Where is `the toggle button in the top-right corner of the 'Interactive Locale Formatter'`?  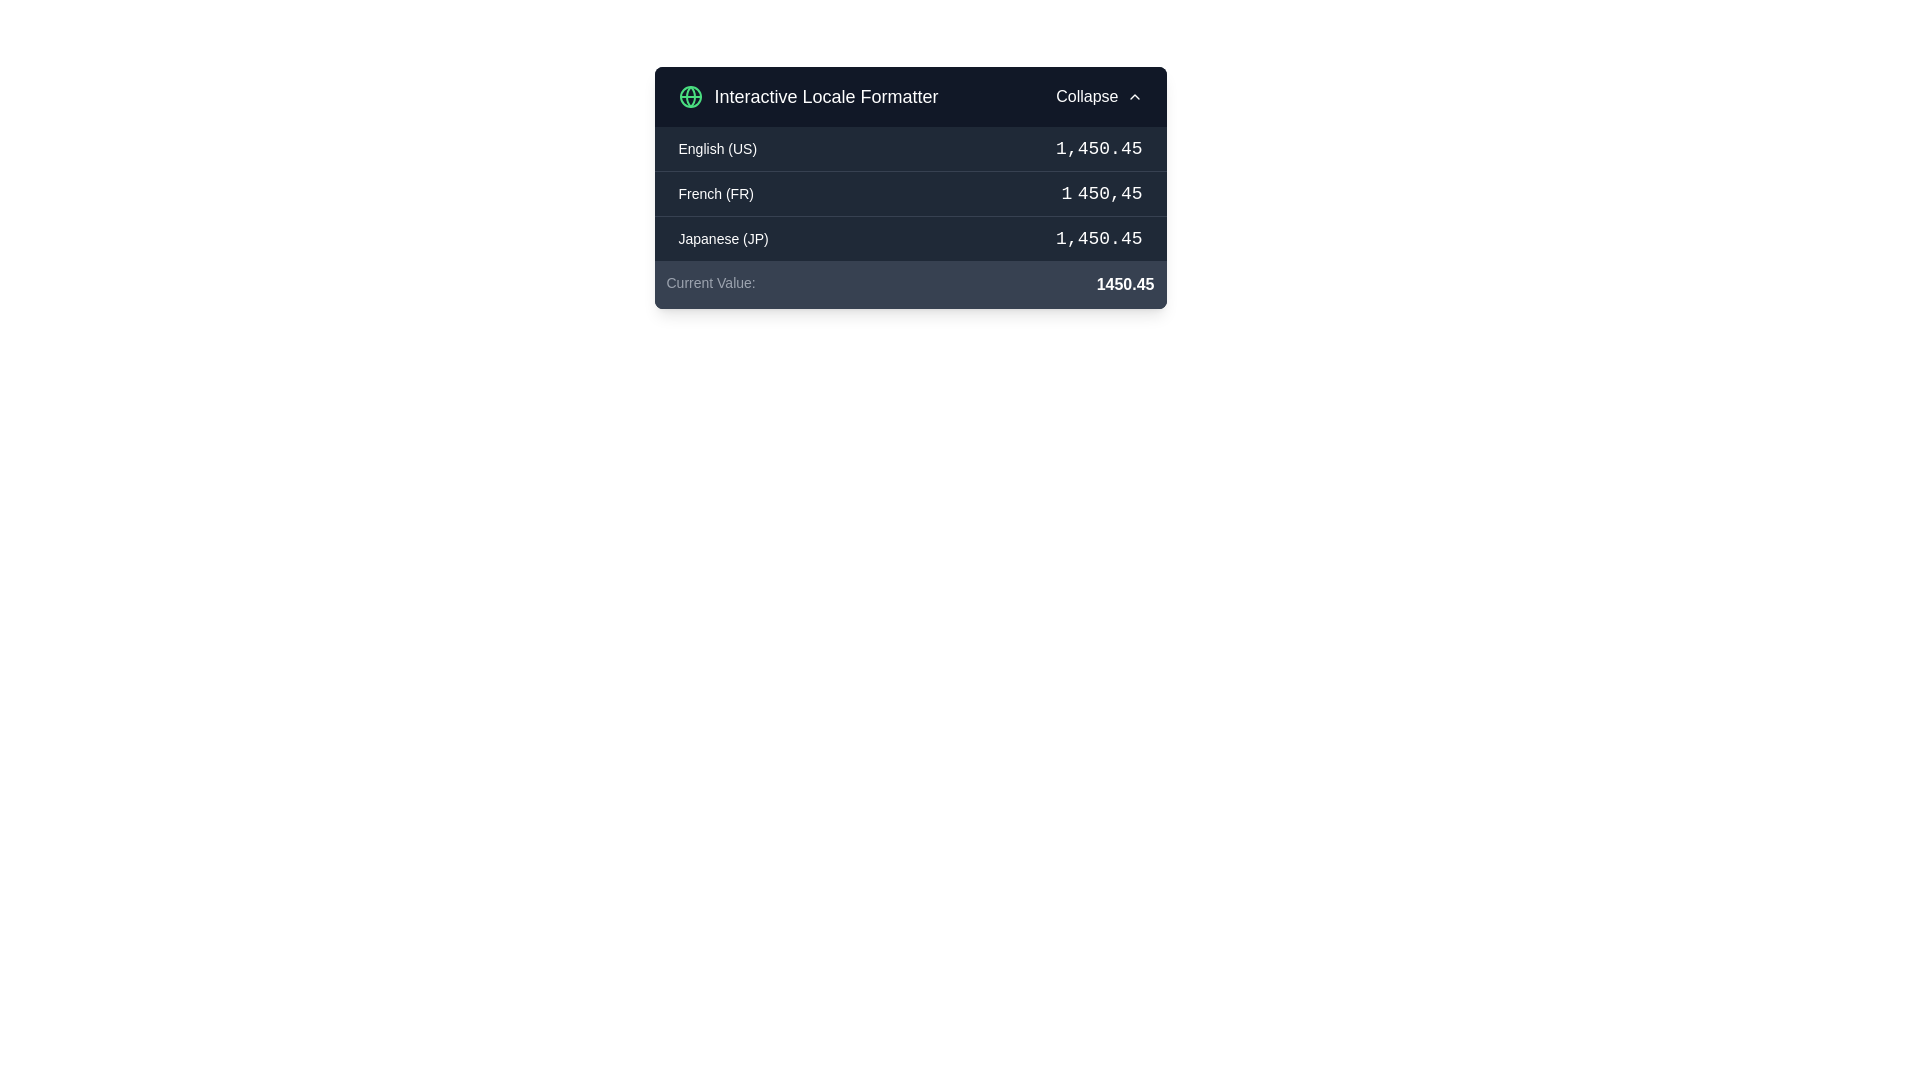
the toggle button in the top-right corner of the 'Interactive Locale Formatter' is located at coordinates (1098, 96).